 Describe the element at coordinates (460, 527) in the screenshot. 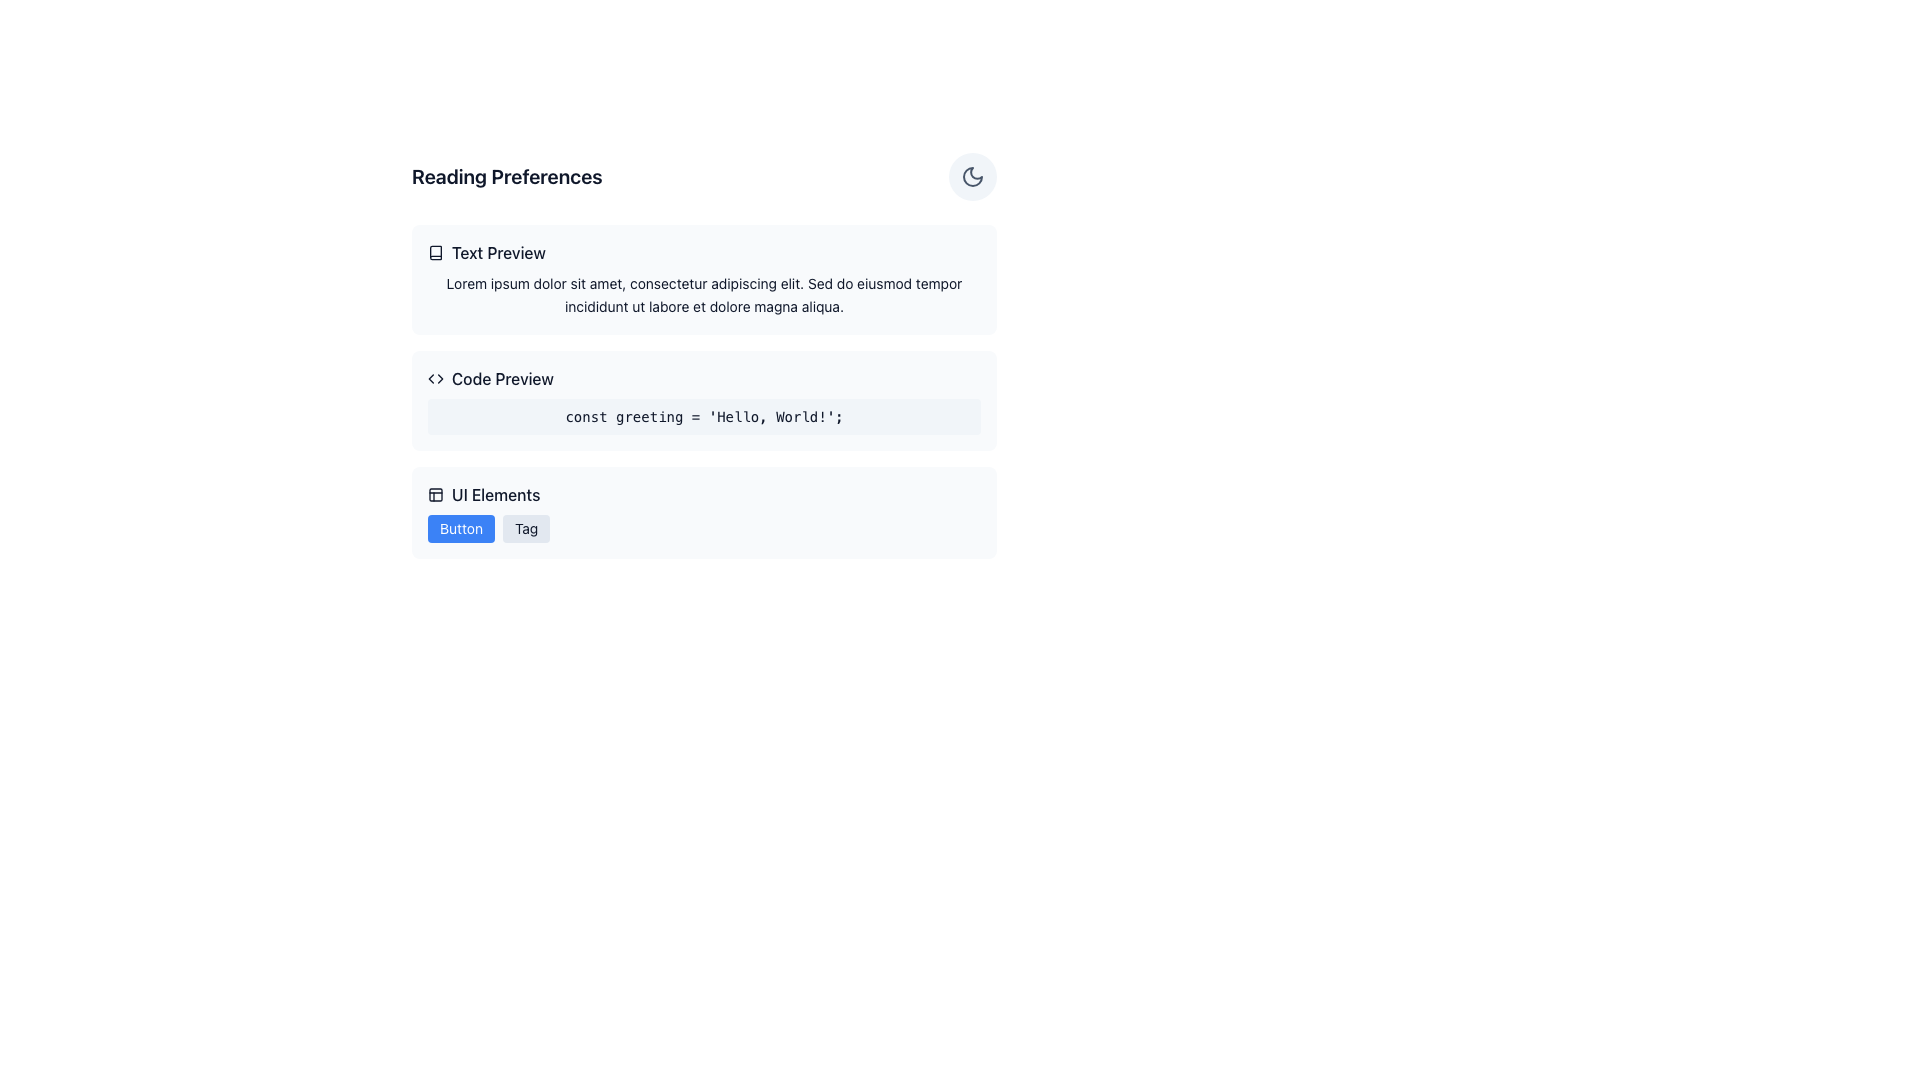

I see `the rectangular button with a blue background and white text reading 'Button' to observe styling changes` at that location.